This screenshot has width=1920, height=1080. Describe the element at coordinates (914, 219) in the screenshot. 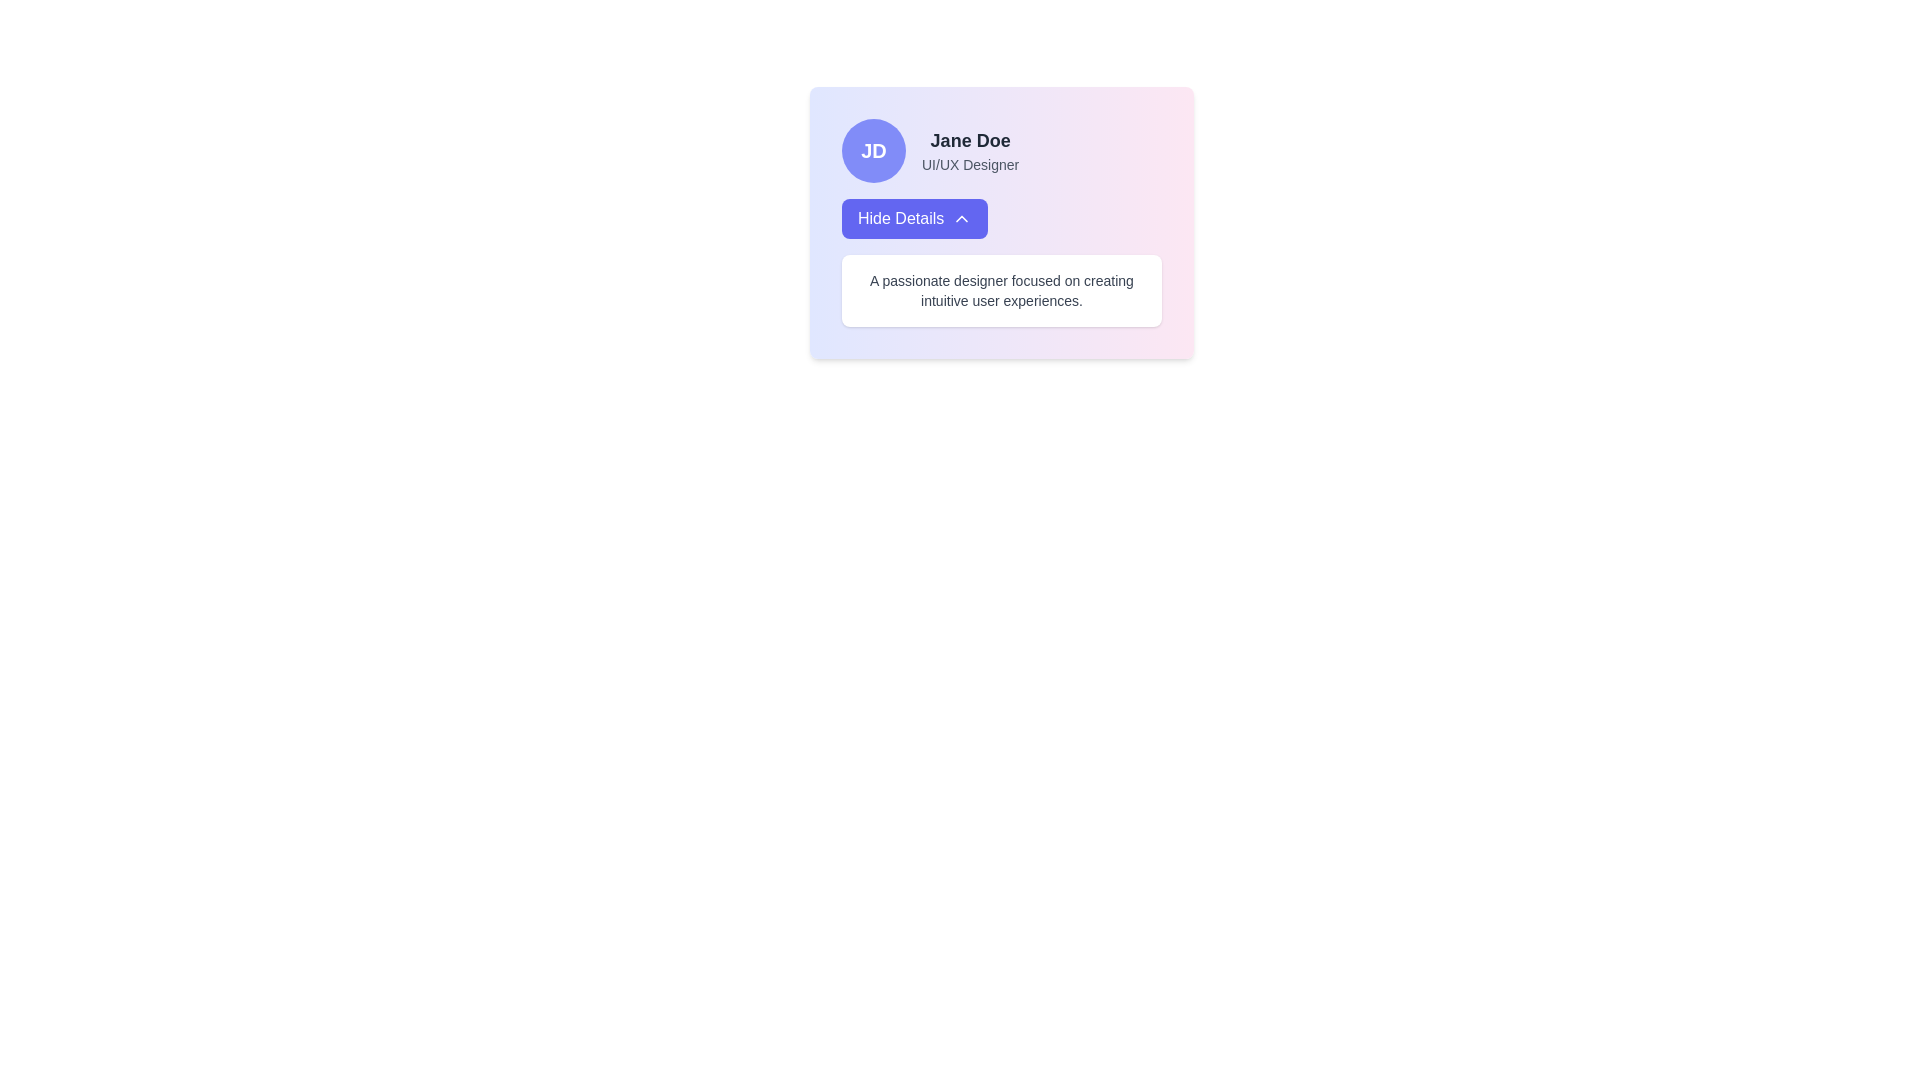

I see `the toggle button located underneath the profile information of 'Jane Doe' to hide additional details` at that location.